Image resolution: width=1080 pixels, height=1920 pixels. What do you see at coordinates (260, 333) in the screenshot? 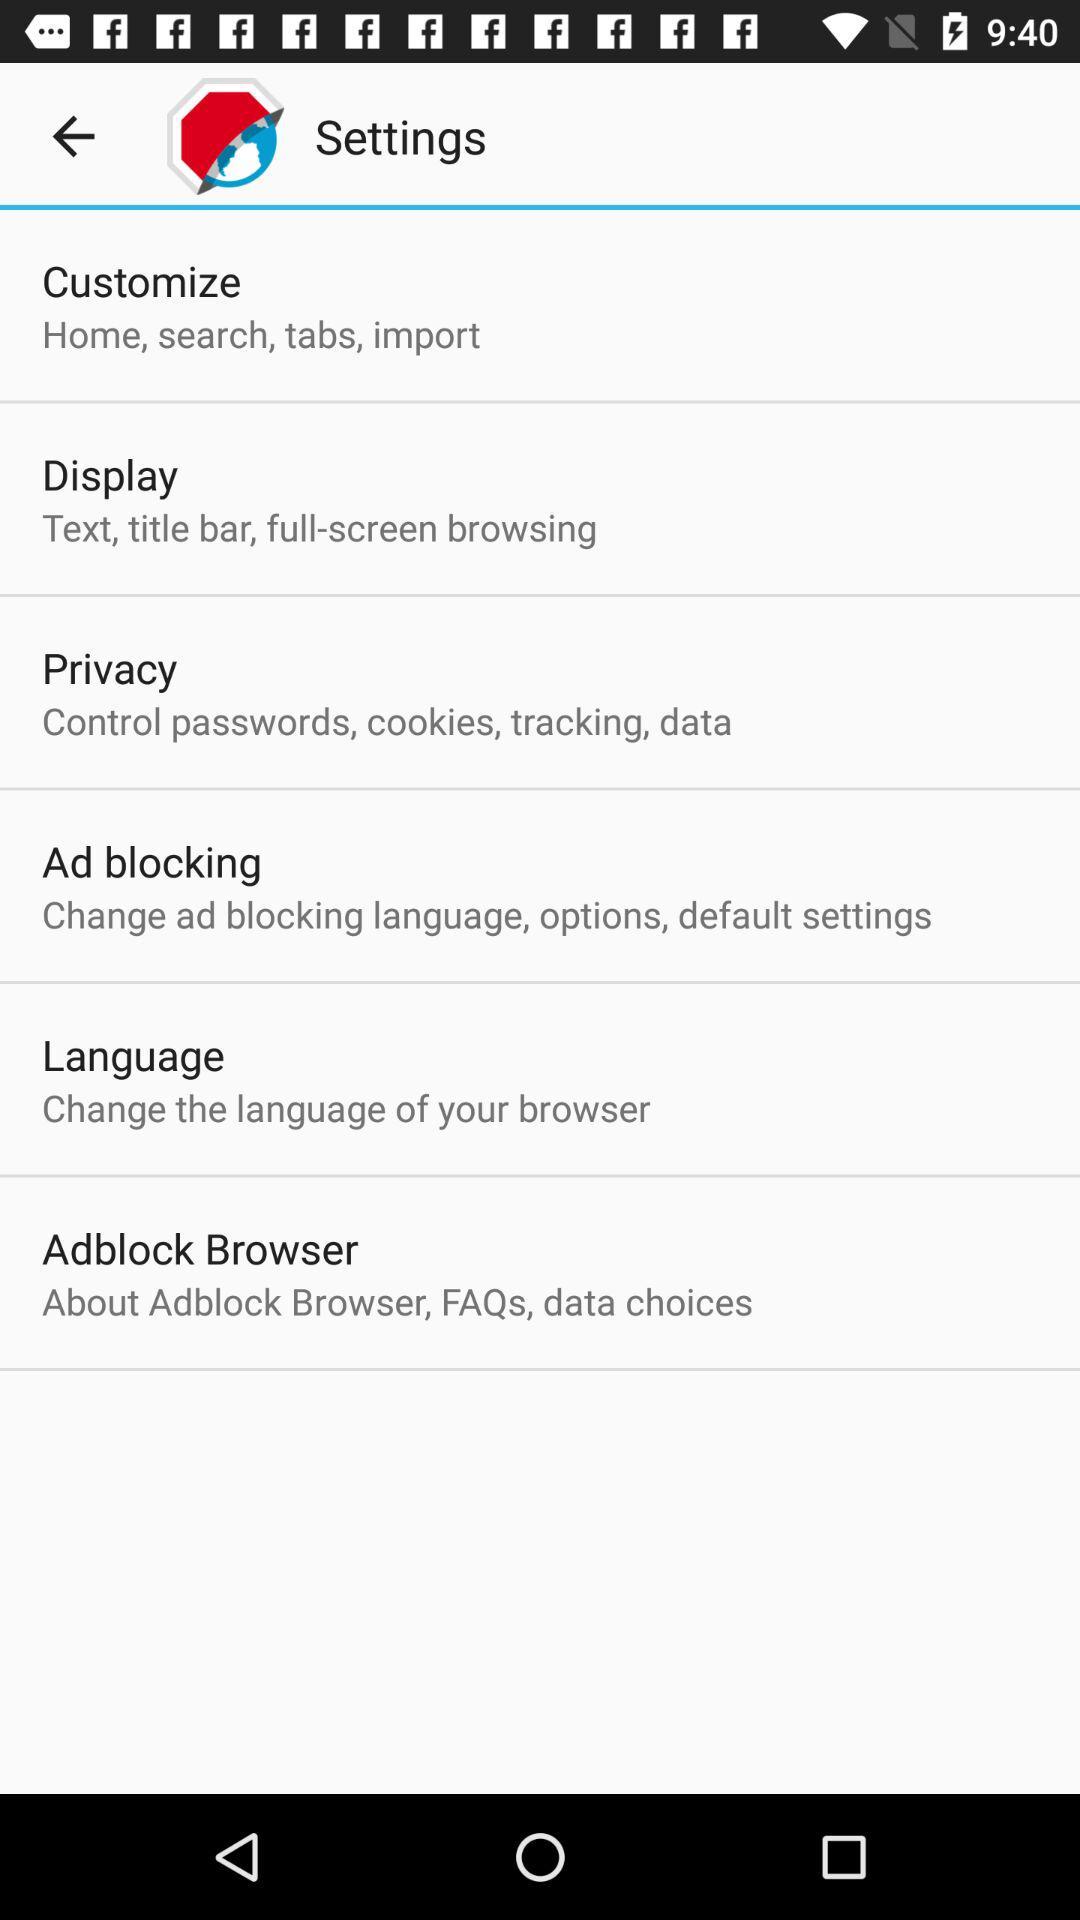
I see `the icon above display icon` at bounding box center [260, 333].